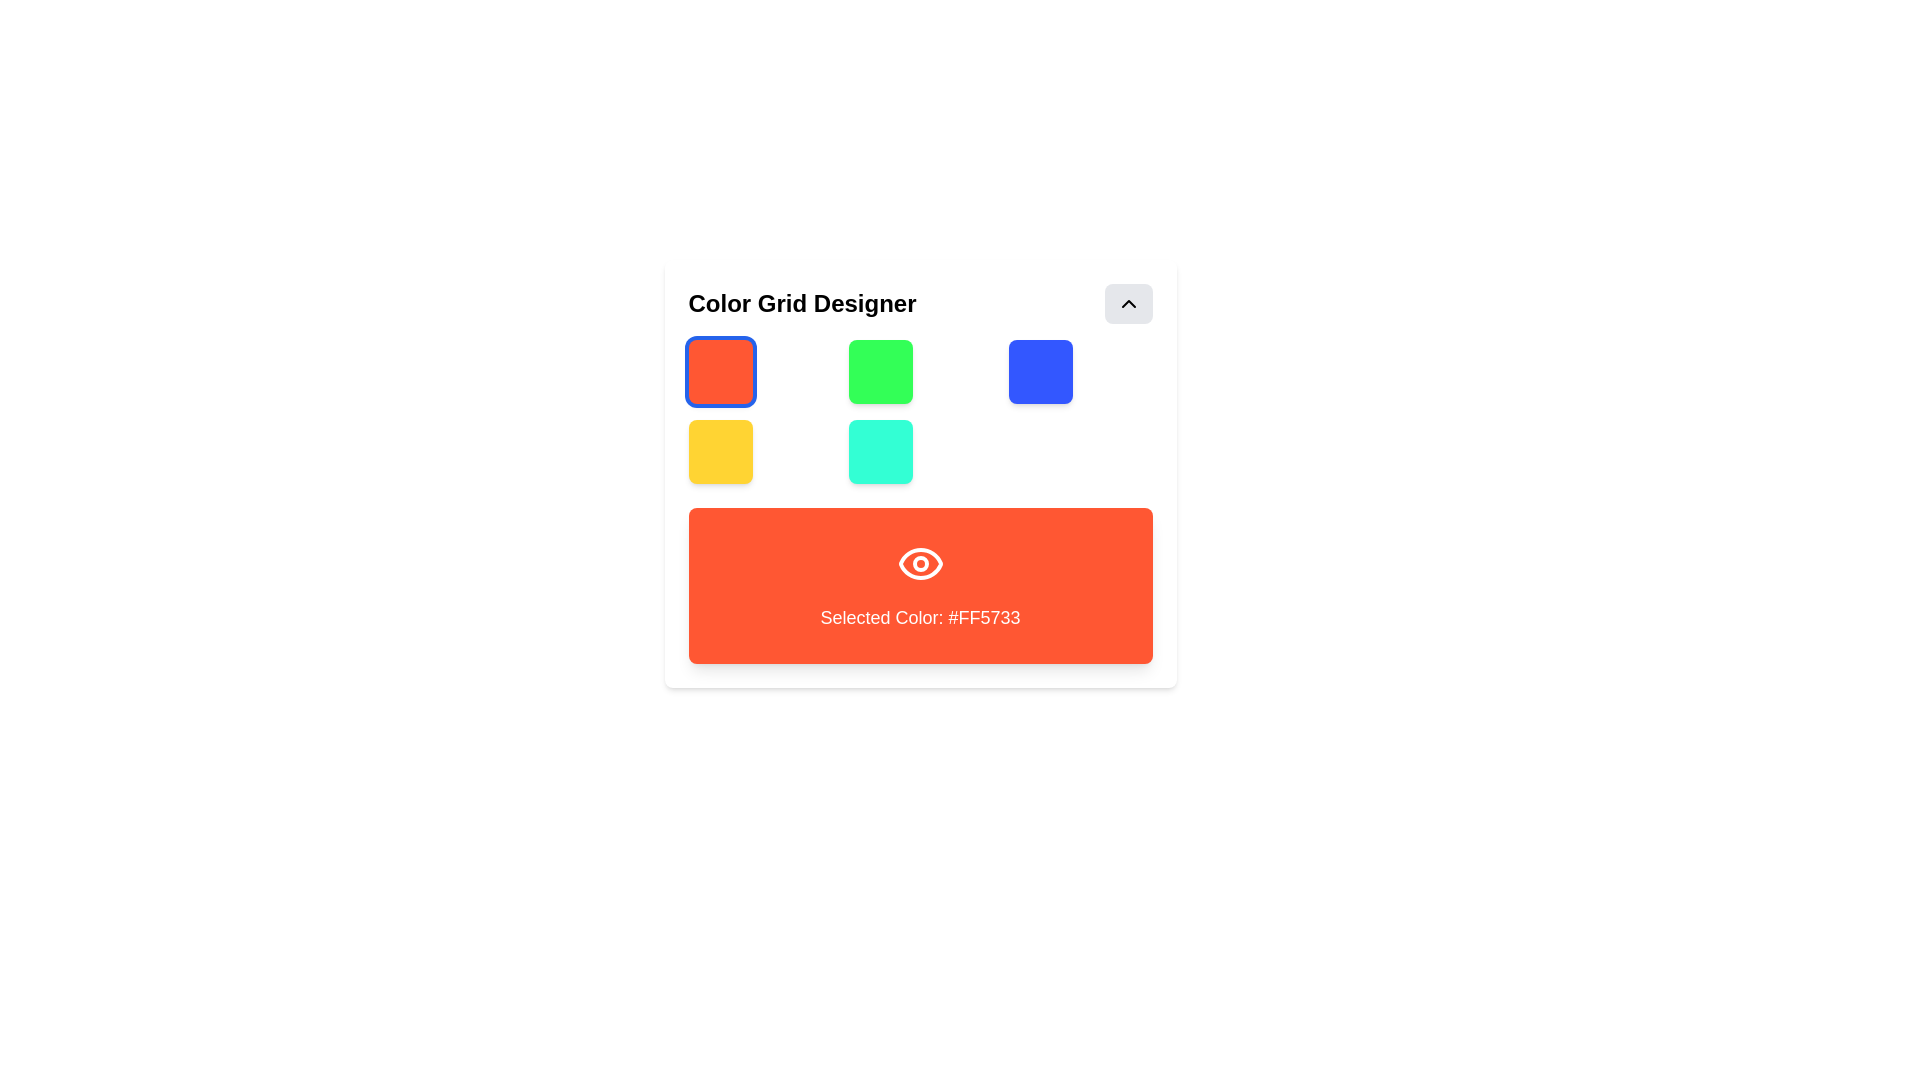 This screenshot has height=1080, width=1920. What do you see at coordinates (880, 371) in the screenshot?
I see `the bright green colored square option with rounded corners, which is the second square in a grid layout, positioned between a red-tinted square and a dark blue square` at bounding box center [880, 371].